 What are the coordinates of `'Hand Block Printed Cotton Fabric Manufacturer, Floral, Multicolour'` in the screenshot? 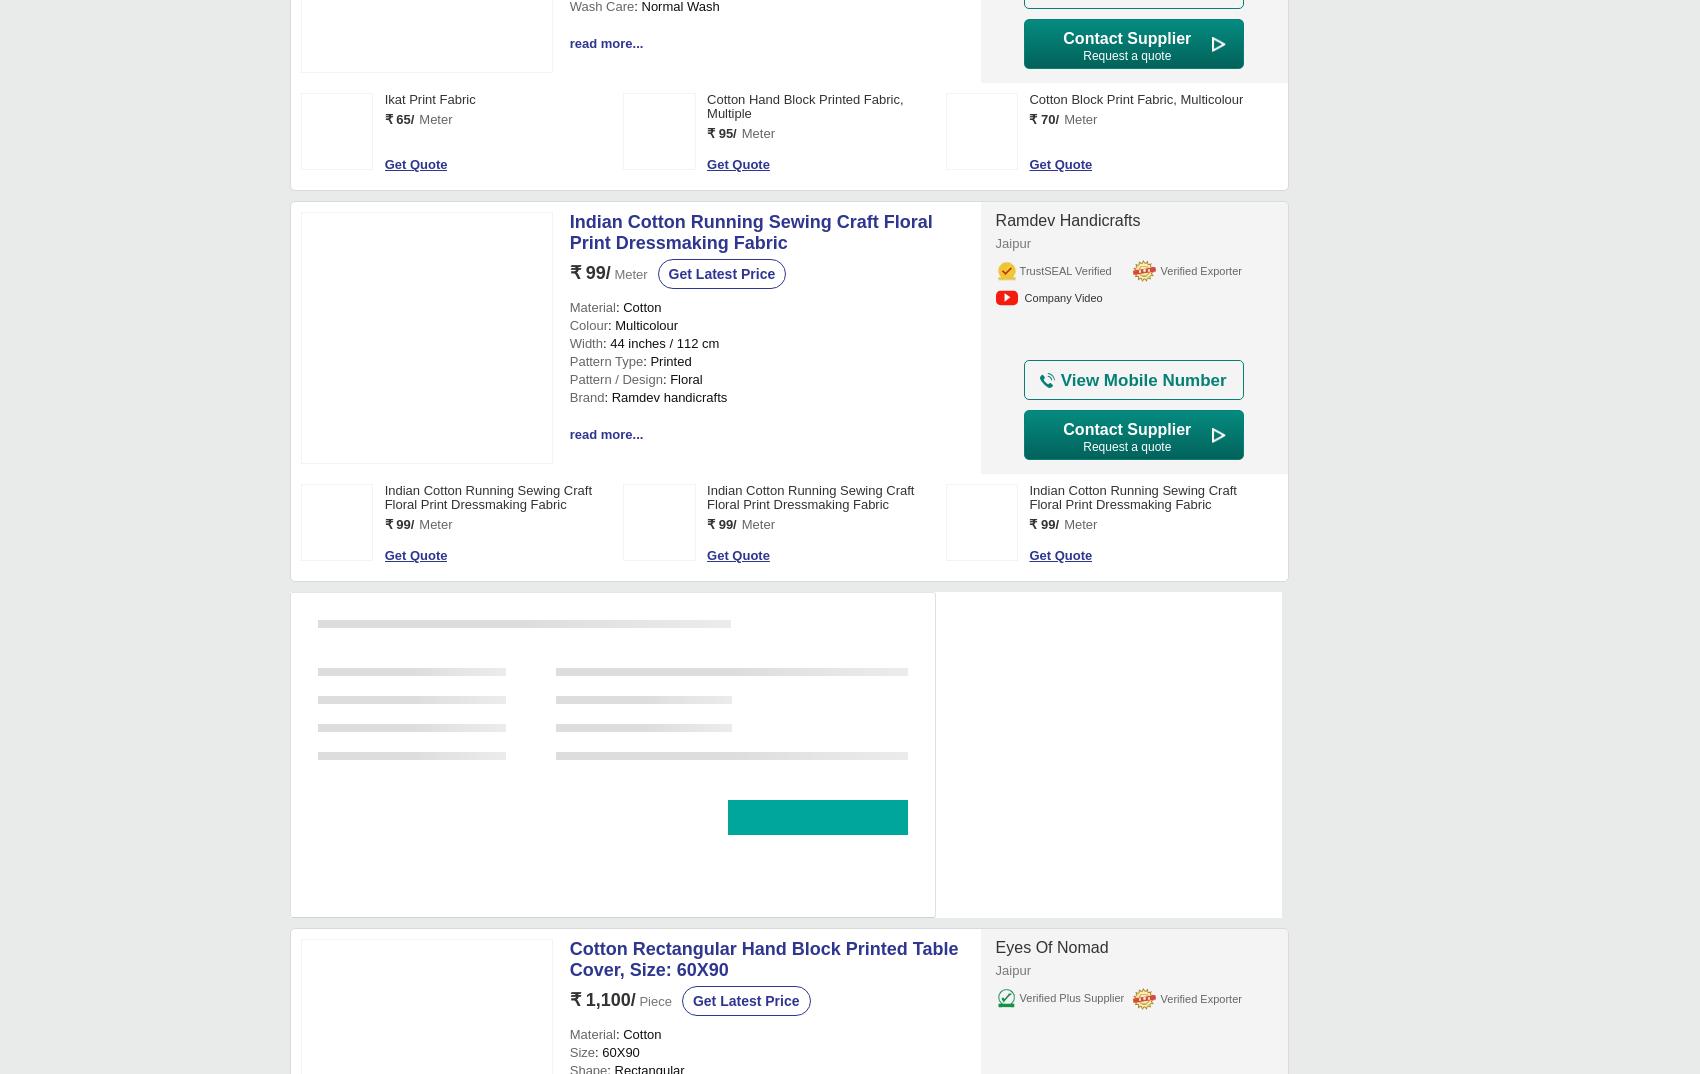 It's located at (1125, 327).